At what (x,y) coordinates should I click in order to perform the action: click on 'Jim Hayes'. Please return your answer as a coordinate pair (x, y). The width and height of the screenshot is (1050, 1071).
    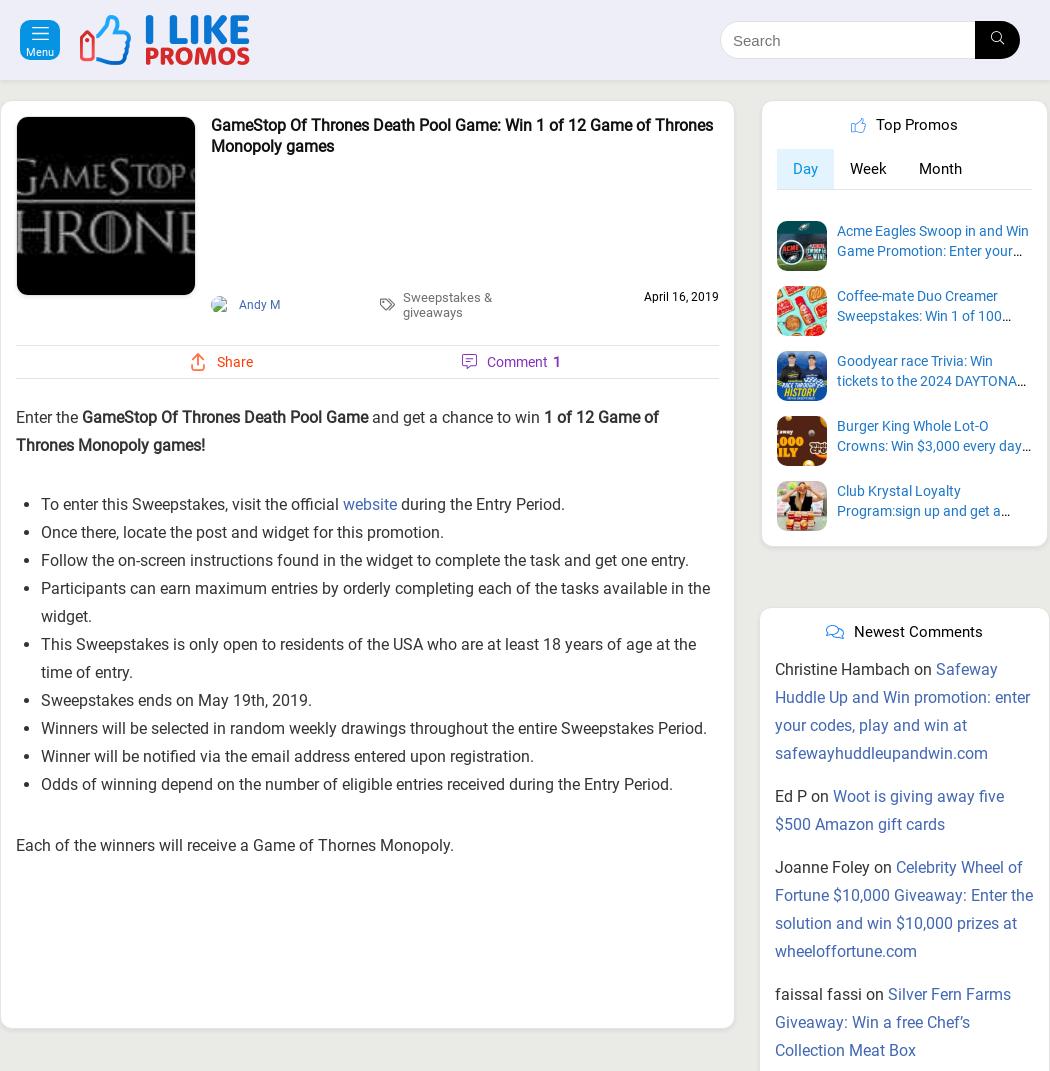
    Looking at the image, I should click on (188, 1062).